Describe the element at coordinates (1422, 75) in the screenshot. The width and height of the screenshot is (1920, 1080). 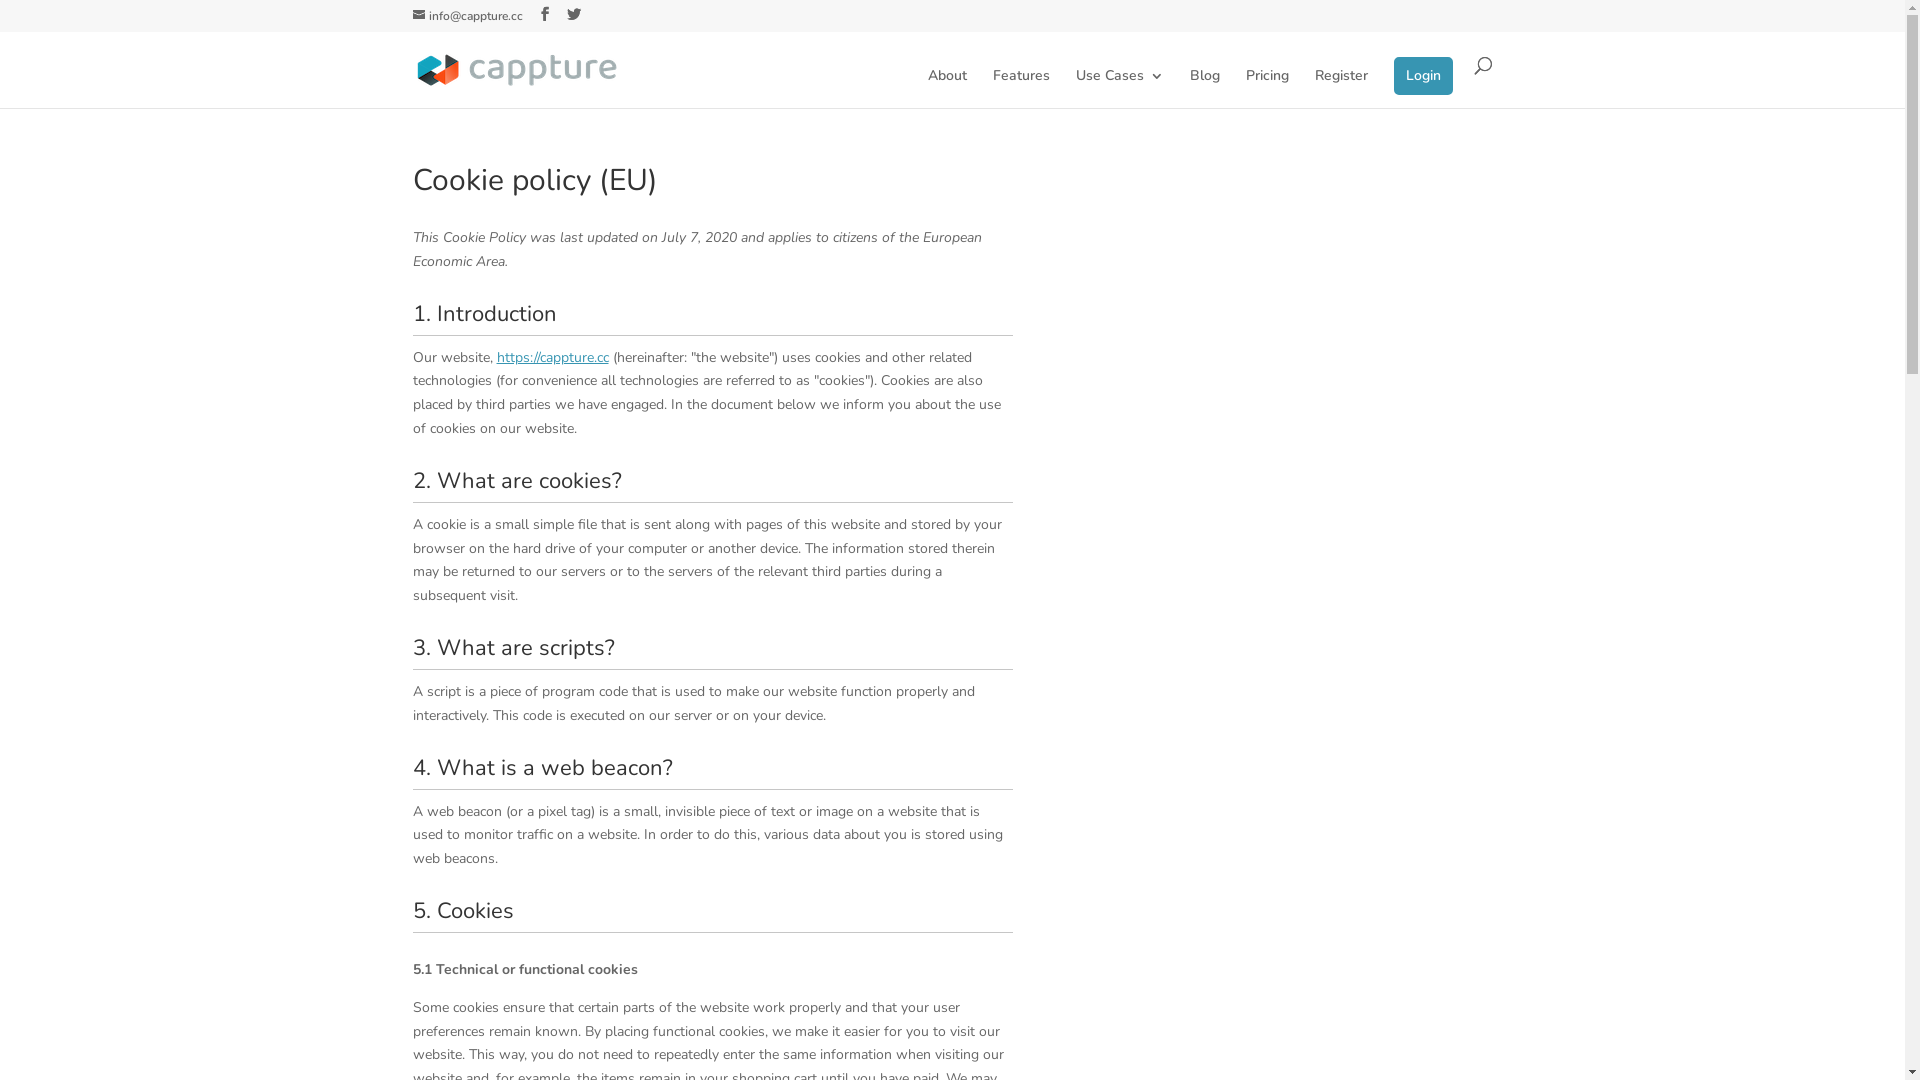
I see `'Login'` at that location.